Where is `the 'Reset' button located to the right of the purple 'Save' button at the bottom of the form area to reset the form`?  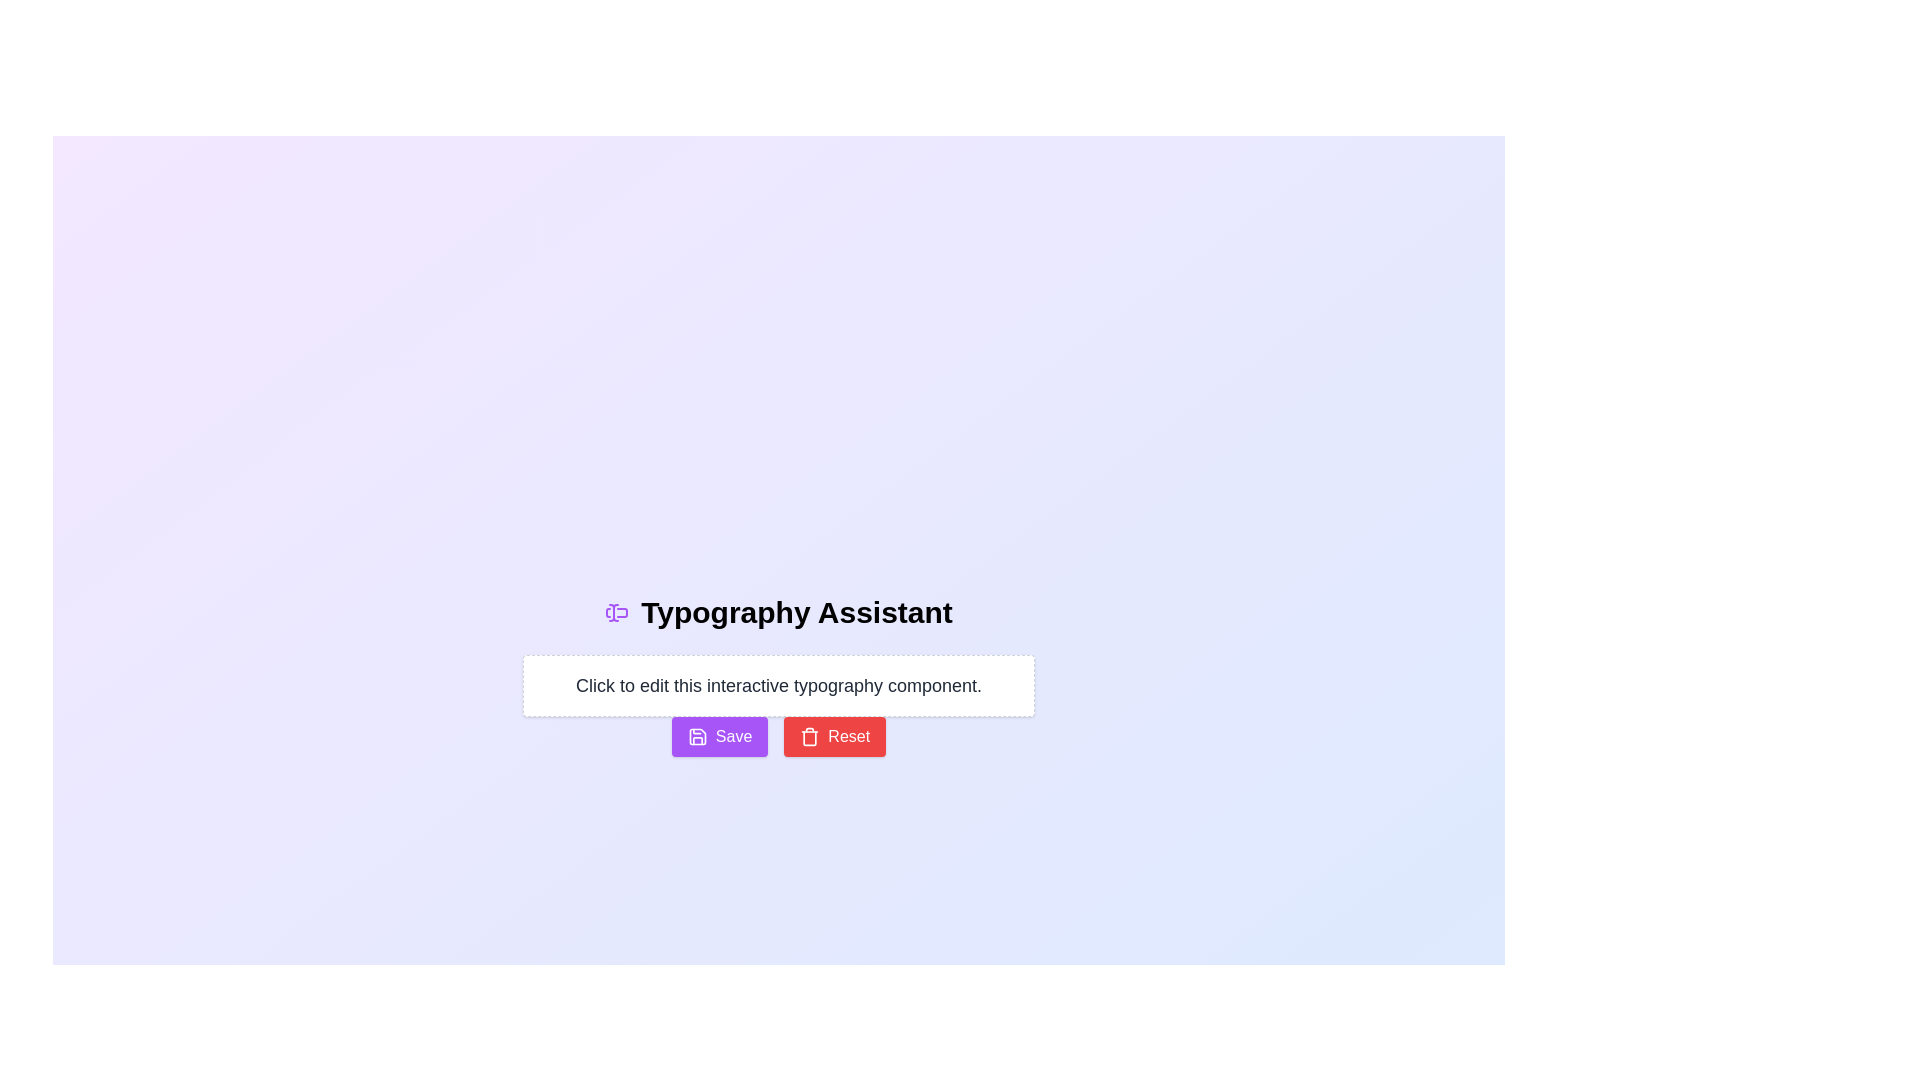
the 'Reset' button located to the right of the purple 'Save' button at the bottom of the form area to reset the form is located at coordinates (835, 736).